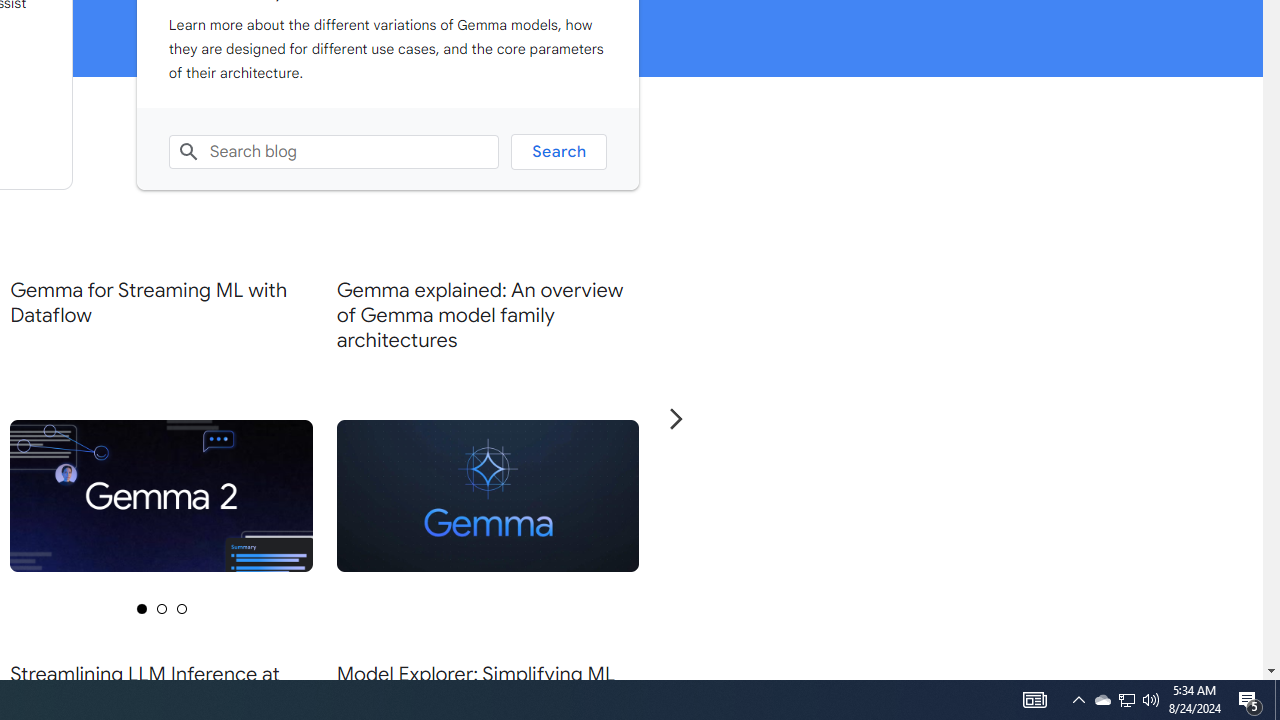 The width and height of the screenshot is (1280, 720). I want to click on 'Selected tab 1 of 3', so click(140, 607).